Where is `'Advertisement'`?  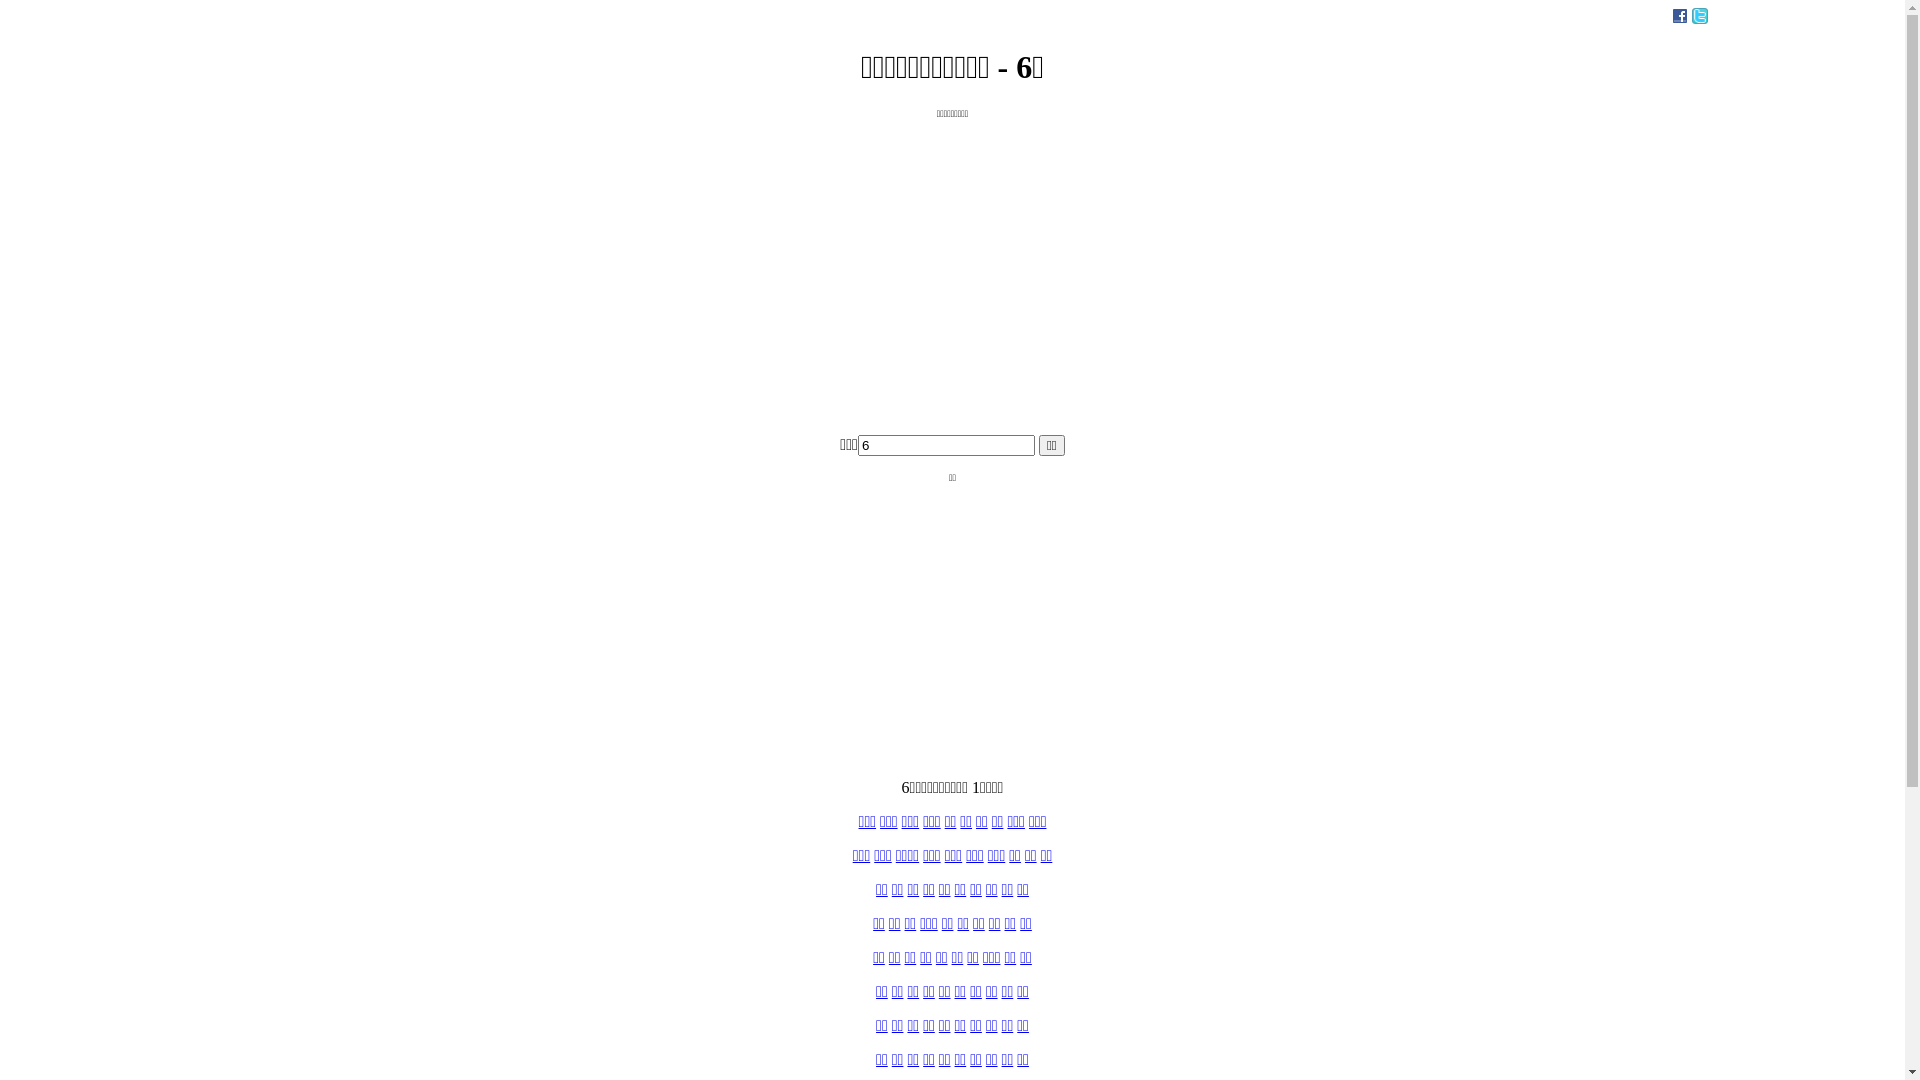 'Advertisement' is located at coordinates (950, 622).